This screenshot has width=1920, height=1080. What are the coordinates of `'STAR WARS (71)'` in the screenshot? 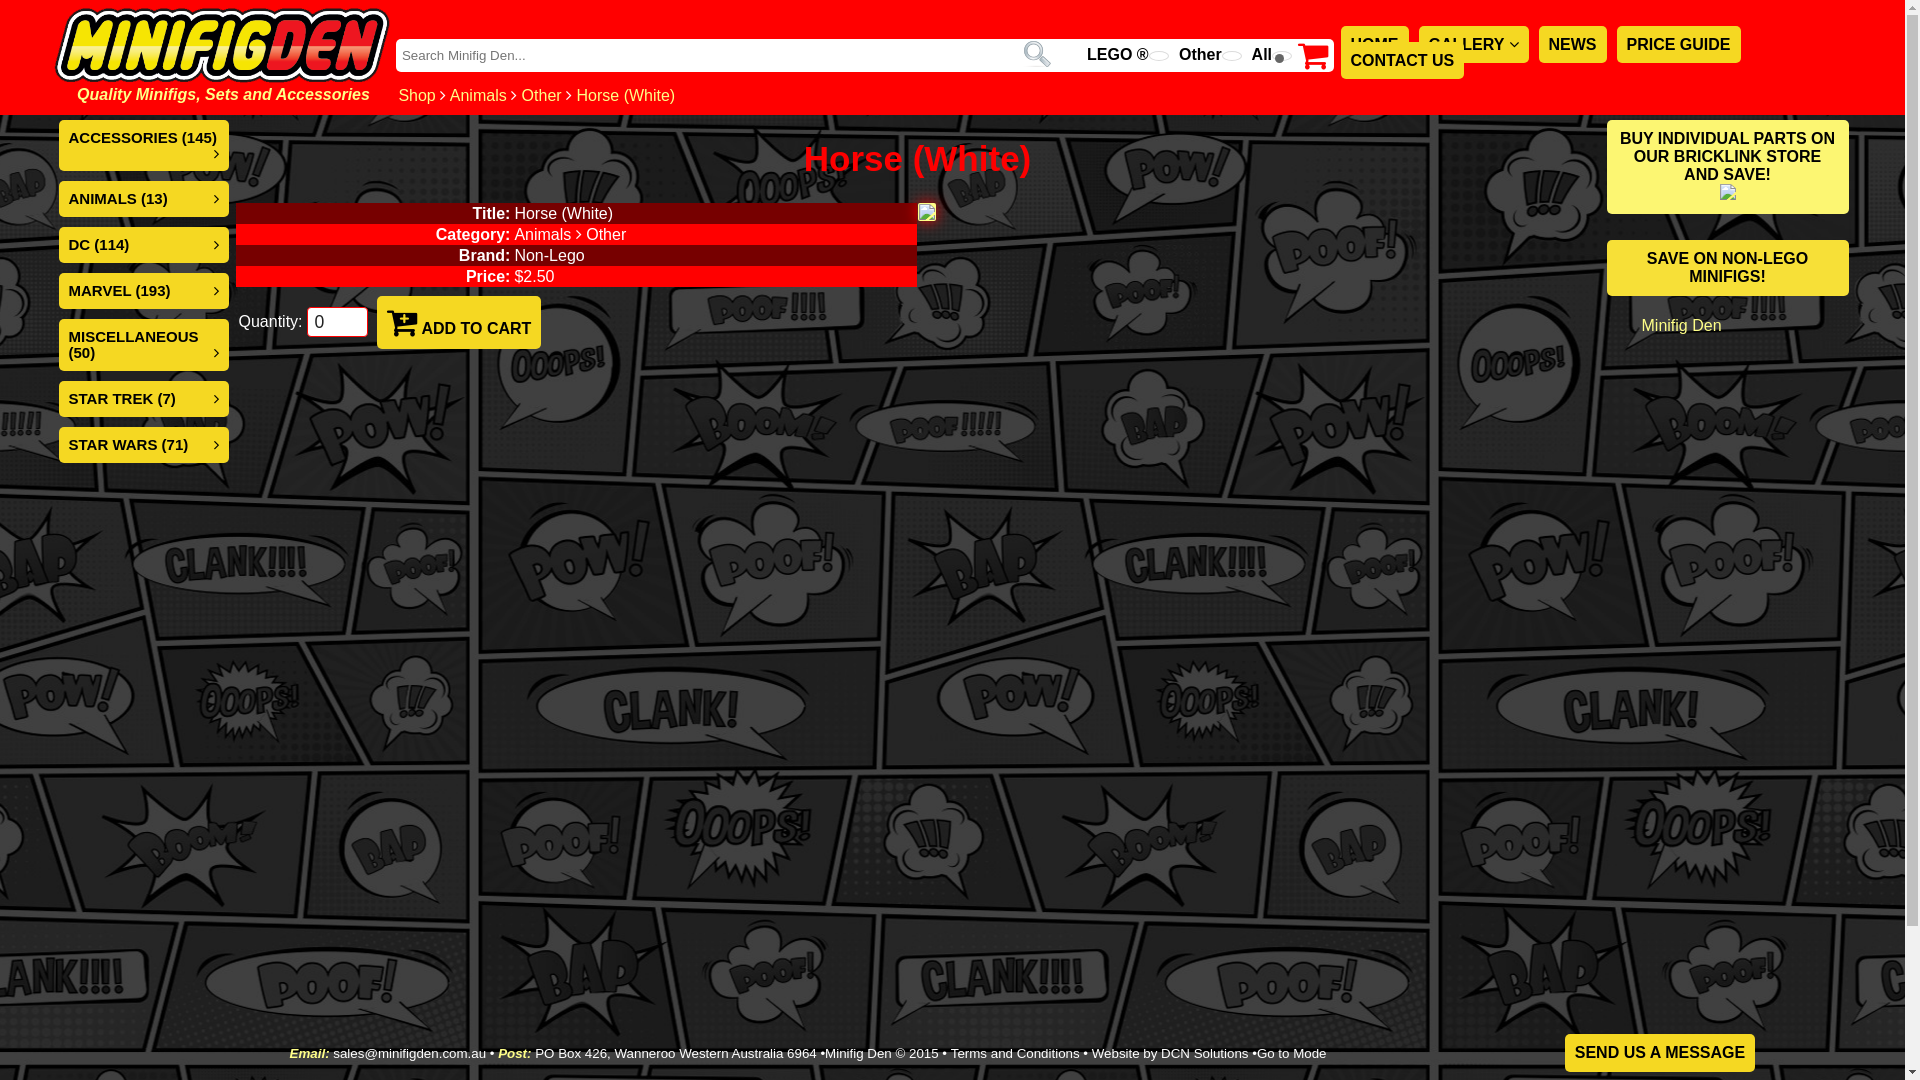 It's located at (127, 443).